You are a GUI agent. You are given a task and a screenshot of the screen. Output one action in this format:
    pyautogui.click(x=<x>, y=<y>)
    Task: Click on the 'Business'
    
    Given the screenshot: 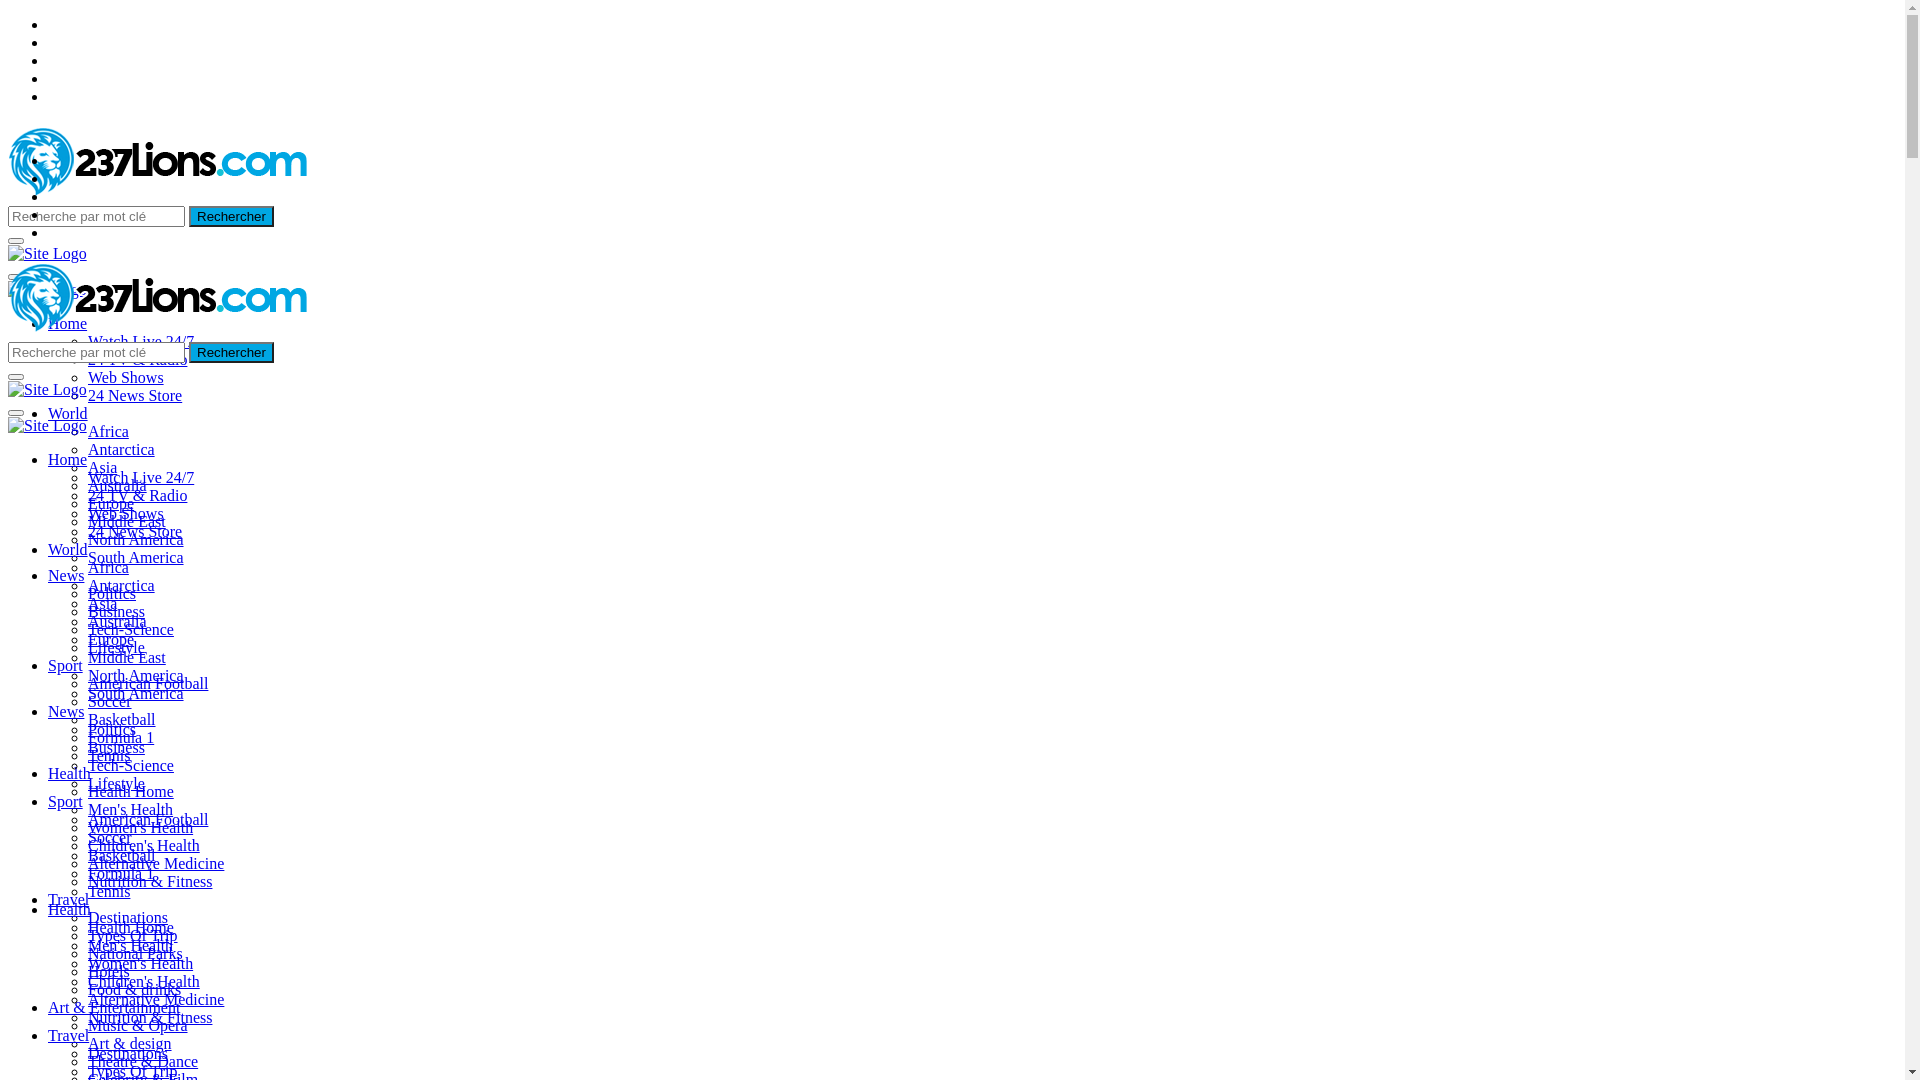 What is the action you would take?
    pyautogui.click(x=115, y=610)
    